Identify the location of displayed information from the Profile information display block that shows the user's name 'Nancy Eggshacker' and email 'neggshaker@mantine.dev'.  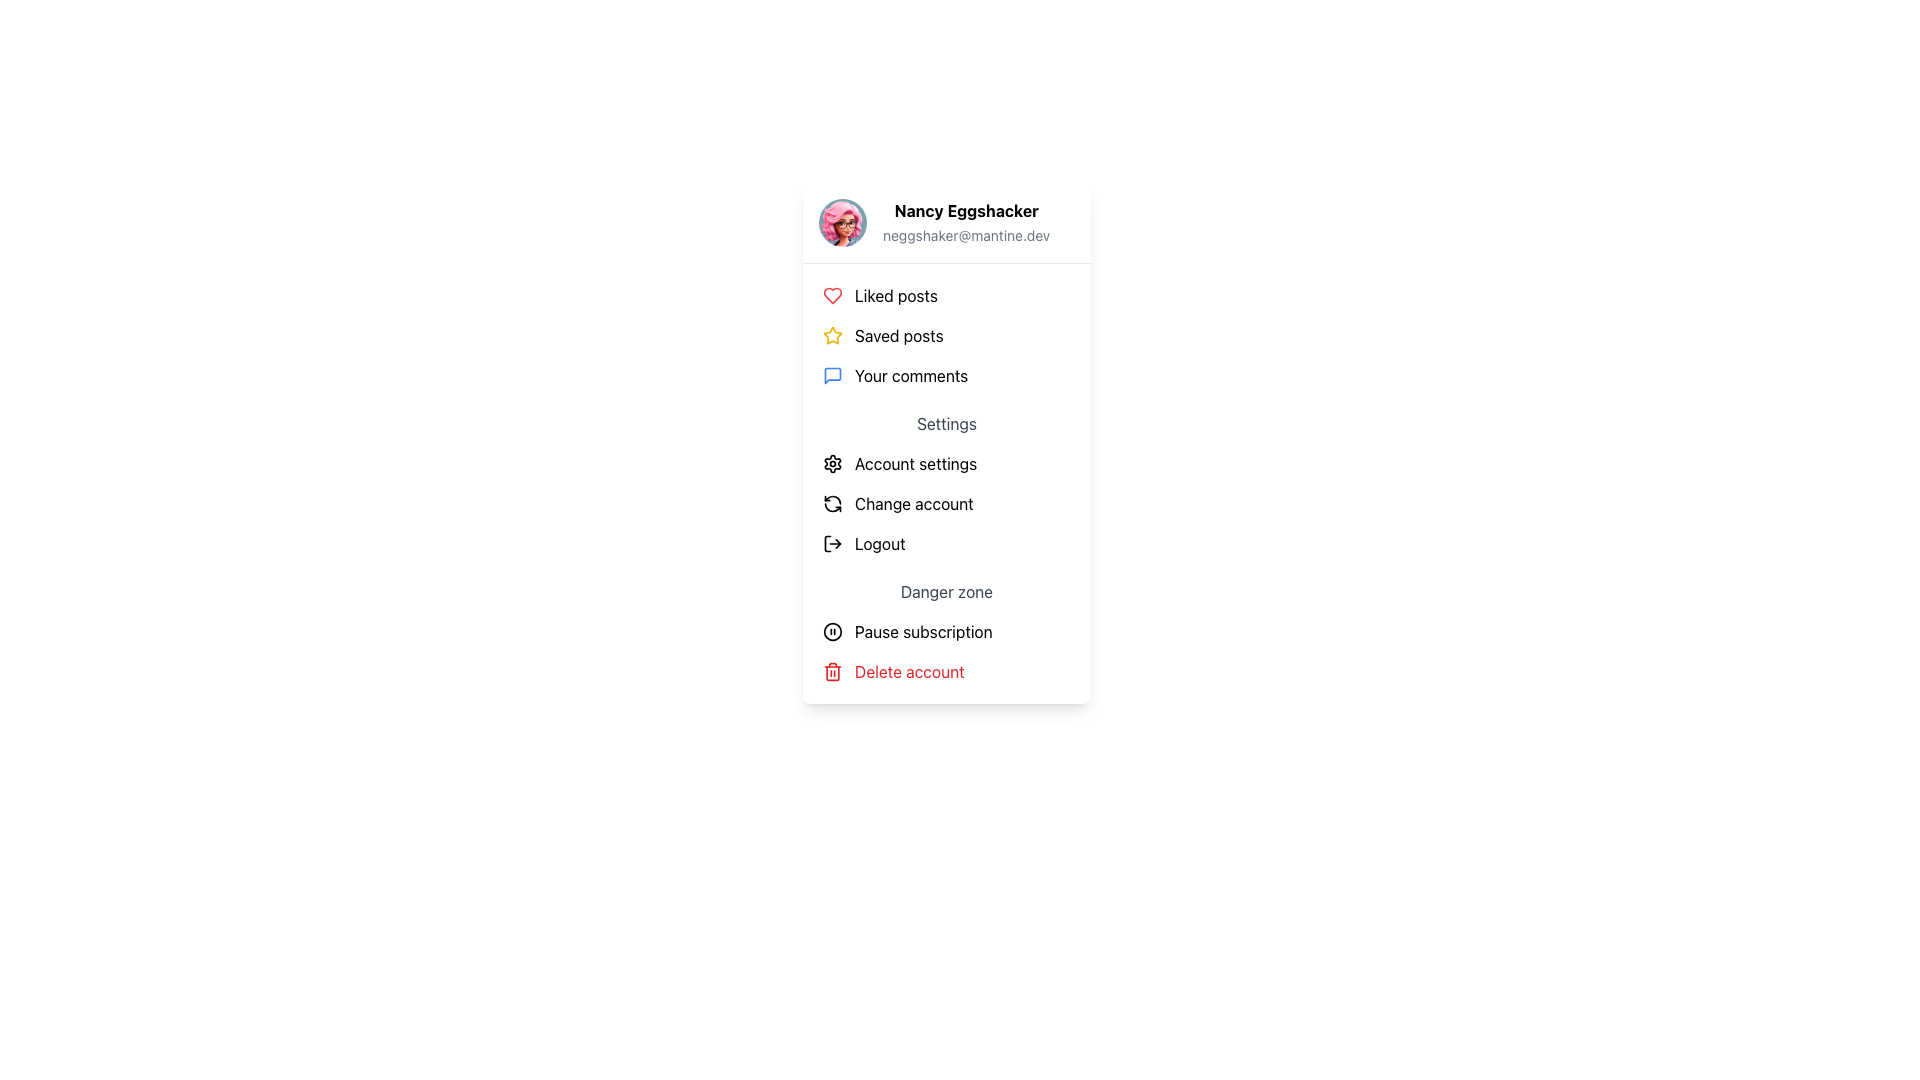
(945, 223).